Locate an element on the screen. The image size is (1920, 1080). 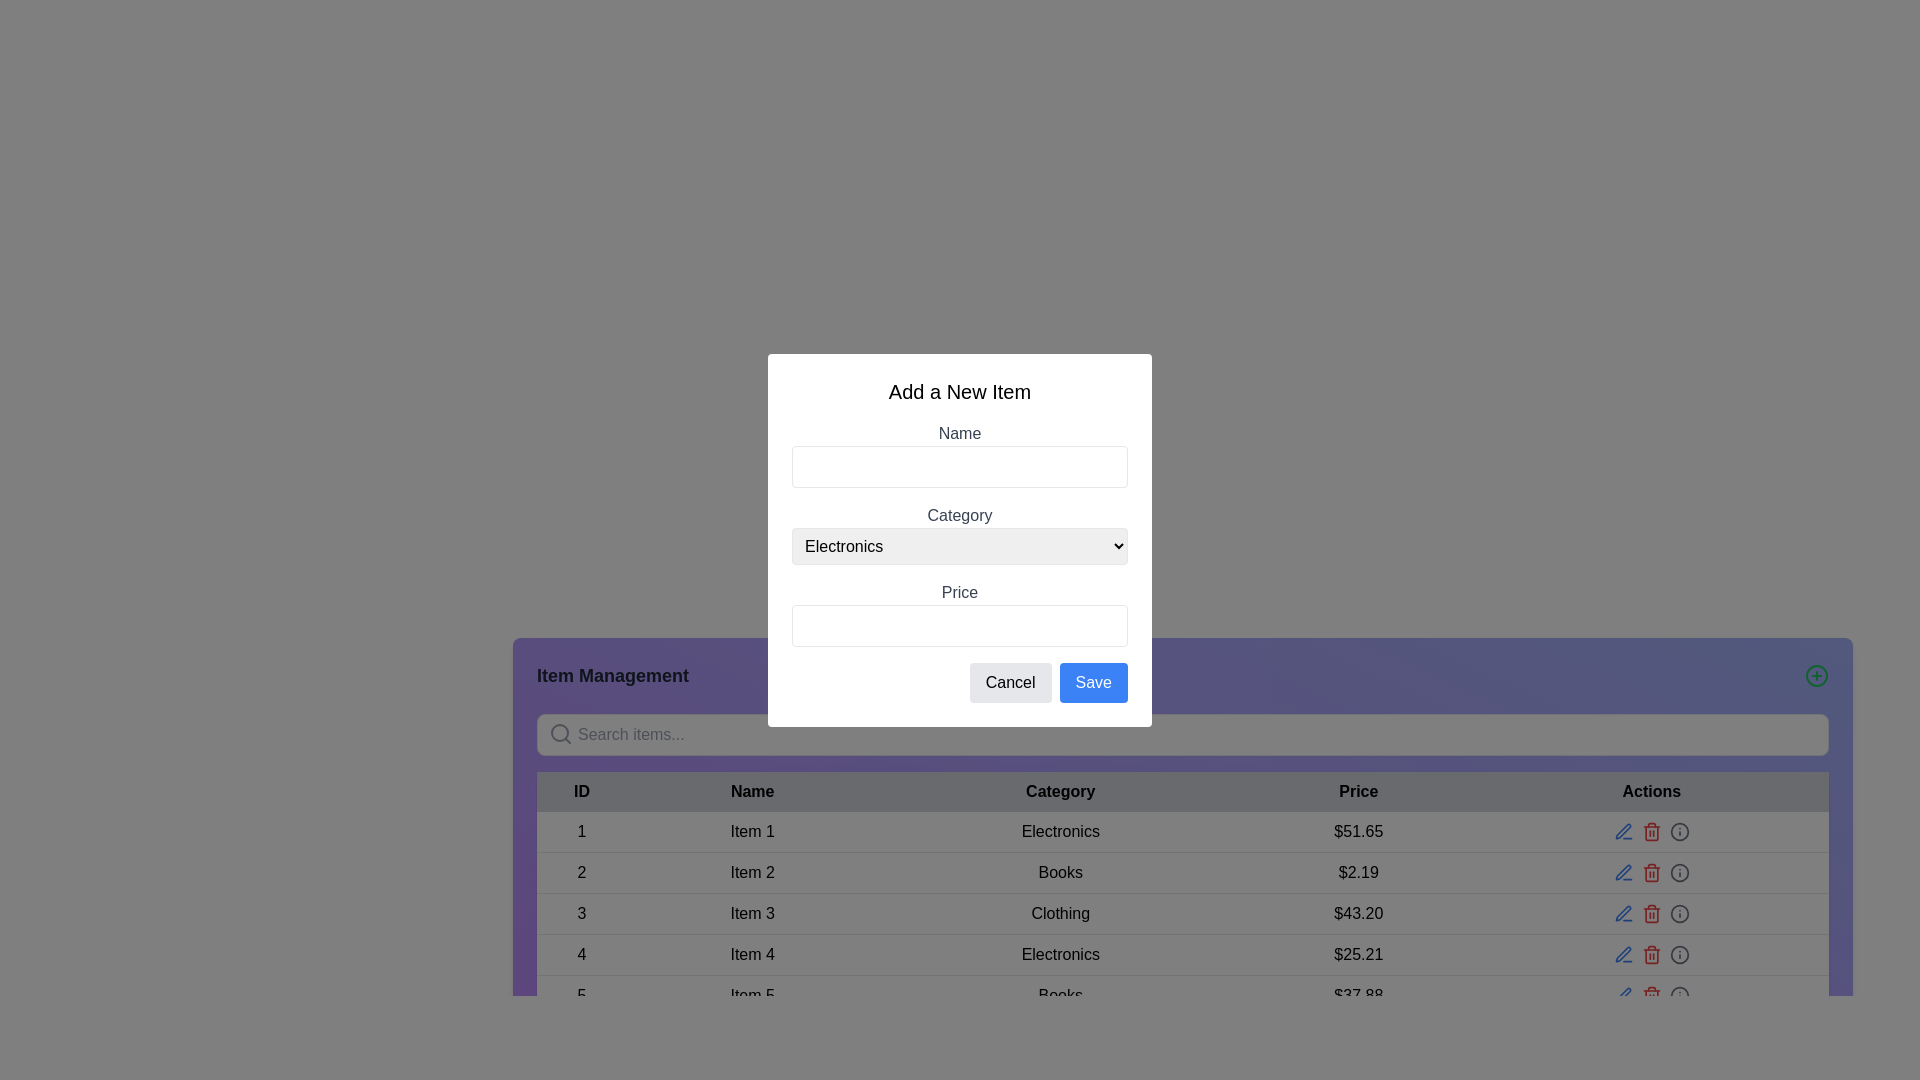
the text label at the top of the dialog box that serves as the form title for adding a new item is located at coordinates (960, 390).